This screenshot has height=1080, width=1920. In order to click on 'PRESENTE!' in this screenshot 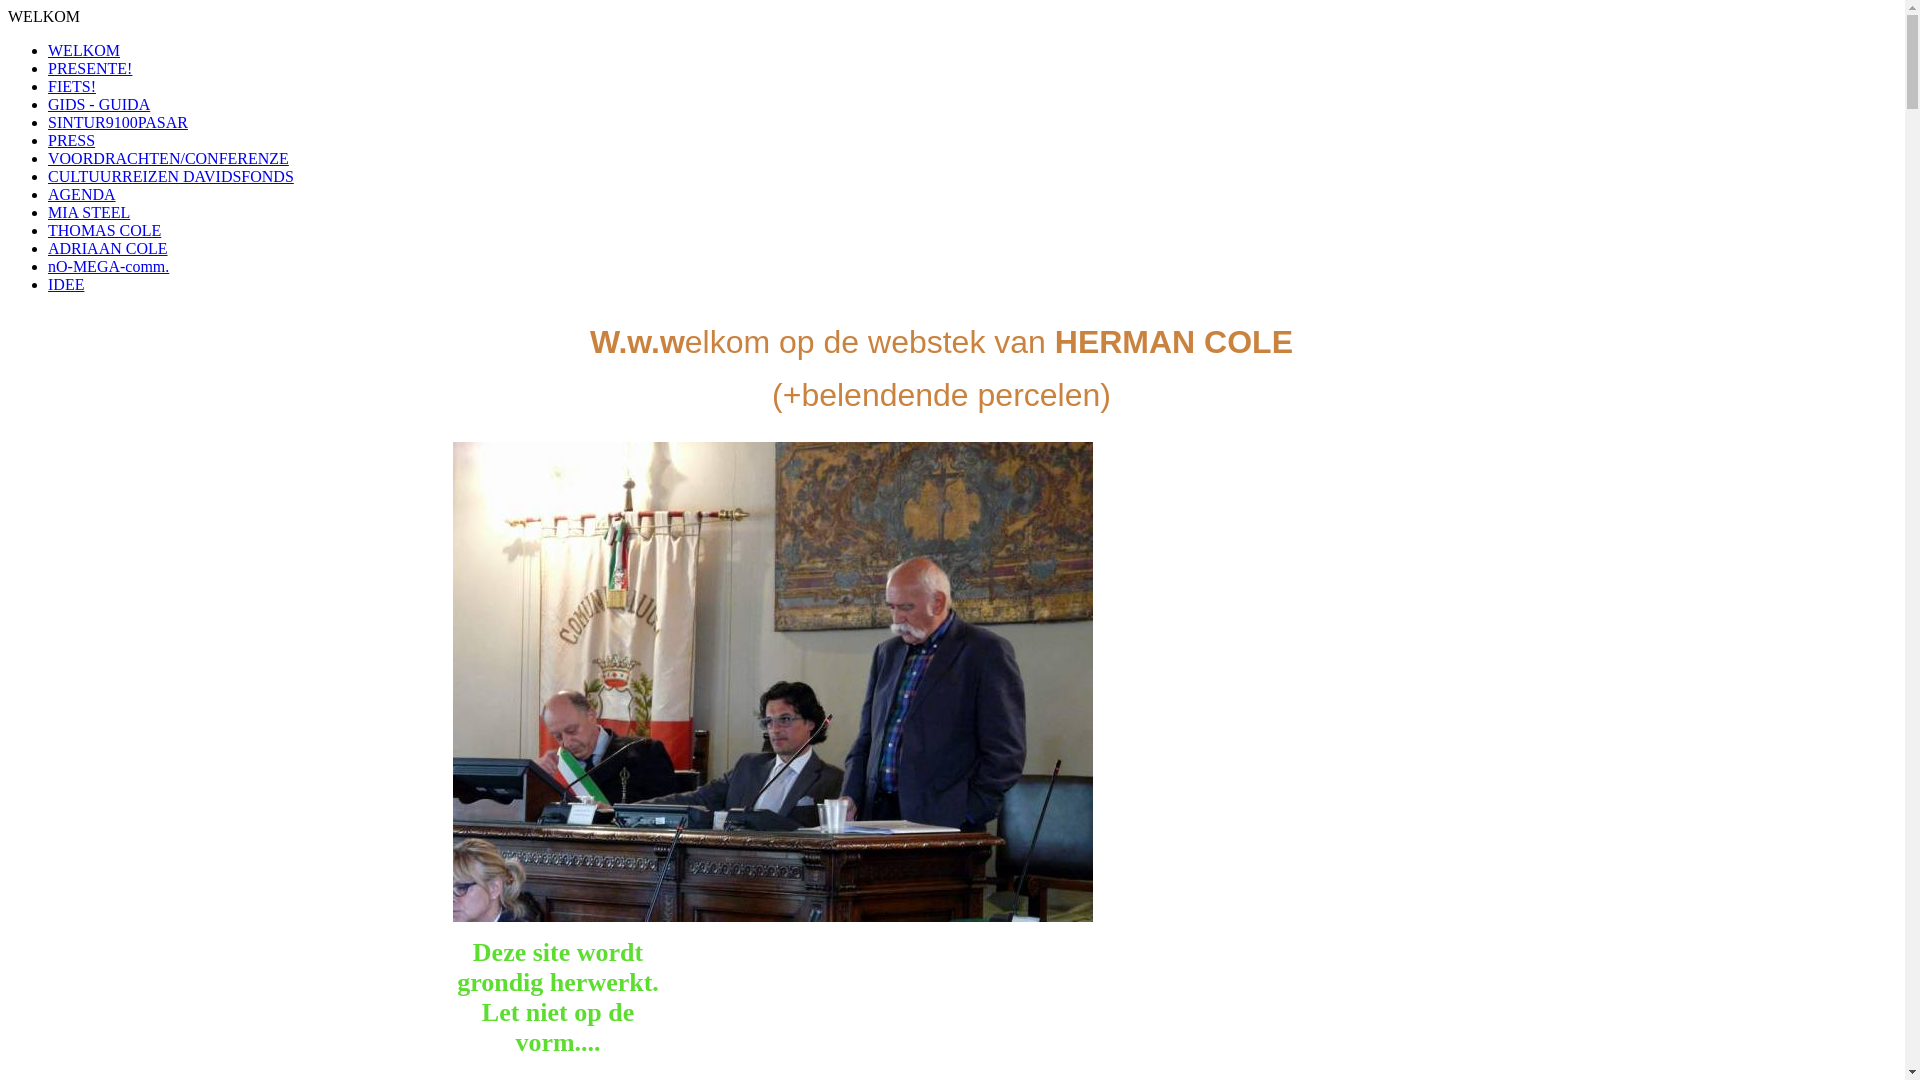, I will do `click(89, 67)`.